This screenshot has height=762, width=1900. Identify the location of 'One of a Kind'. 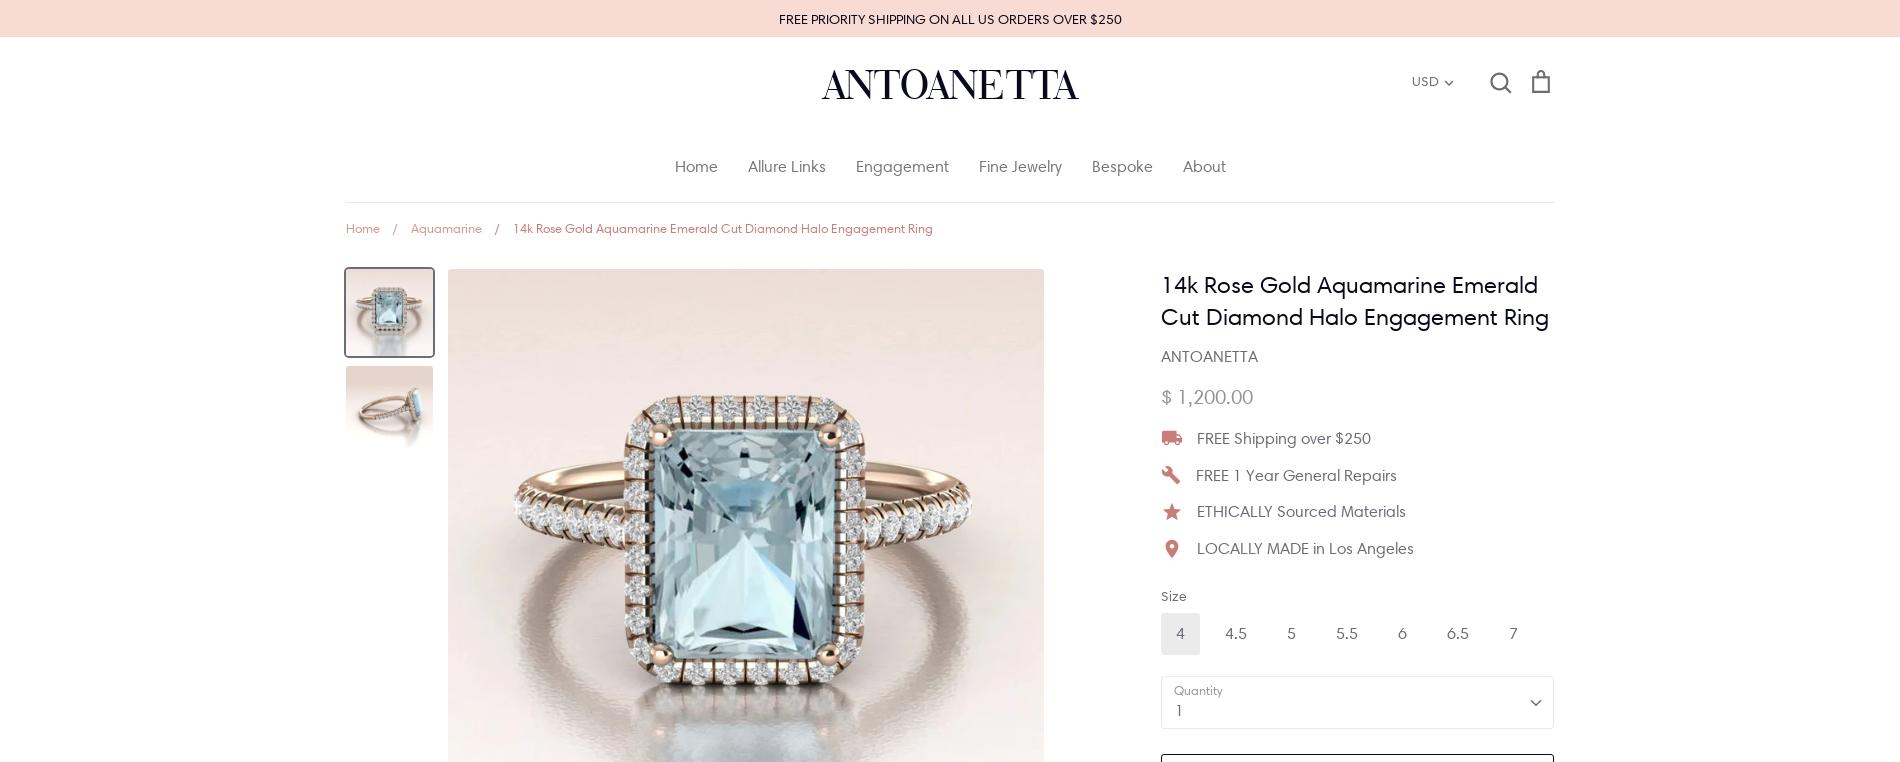
(1029, 359).